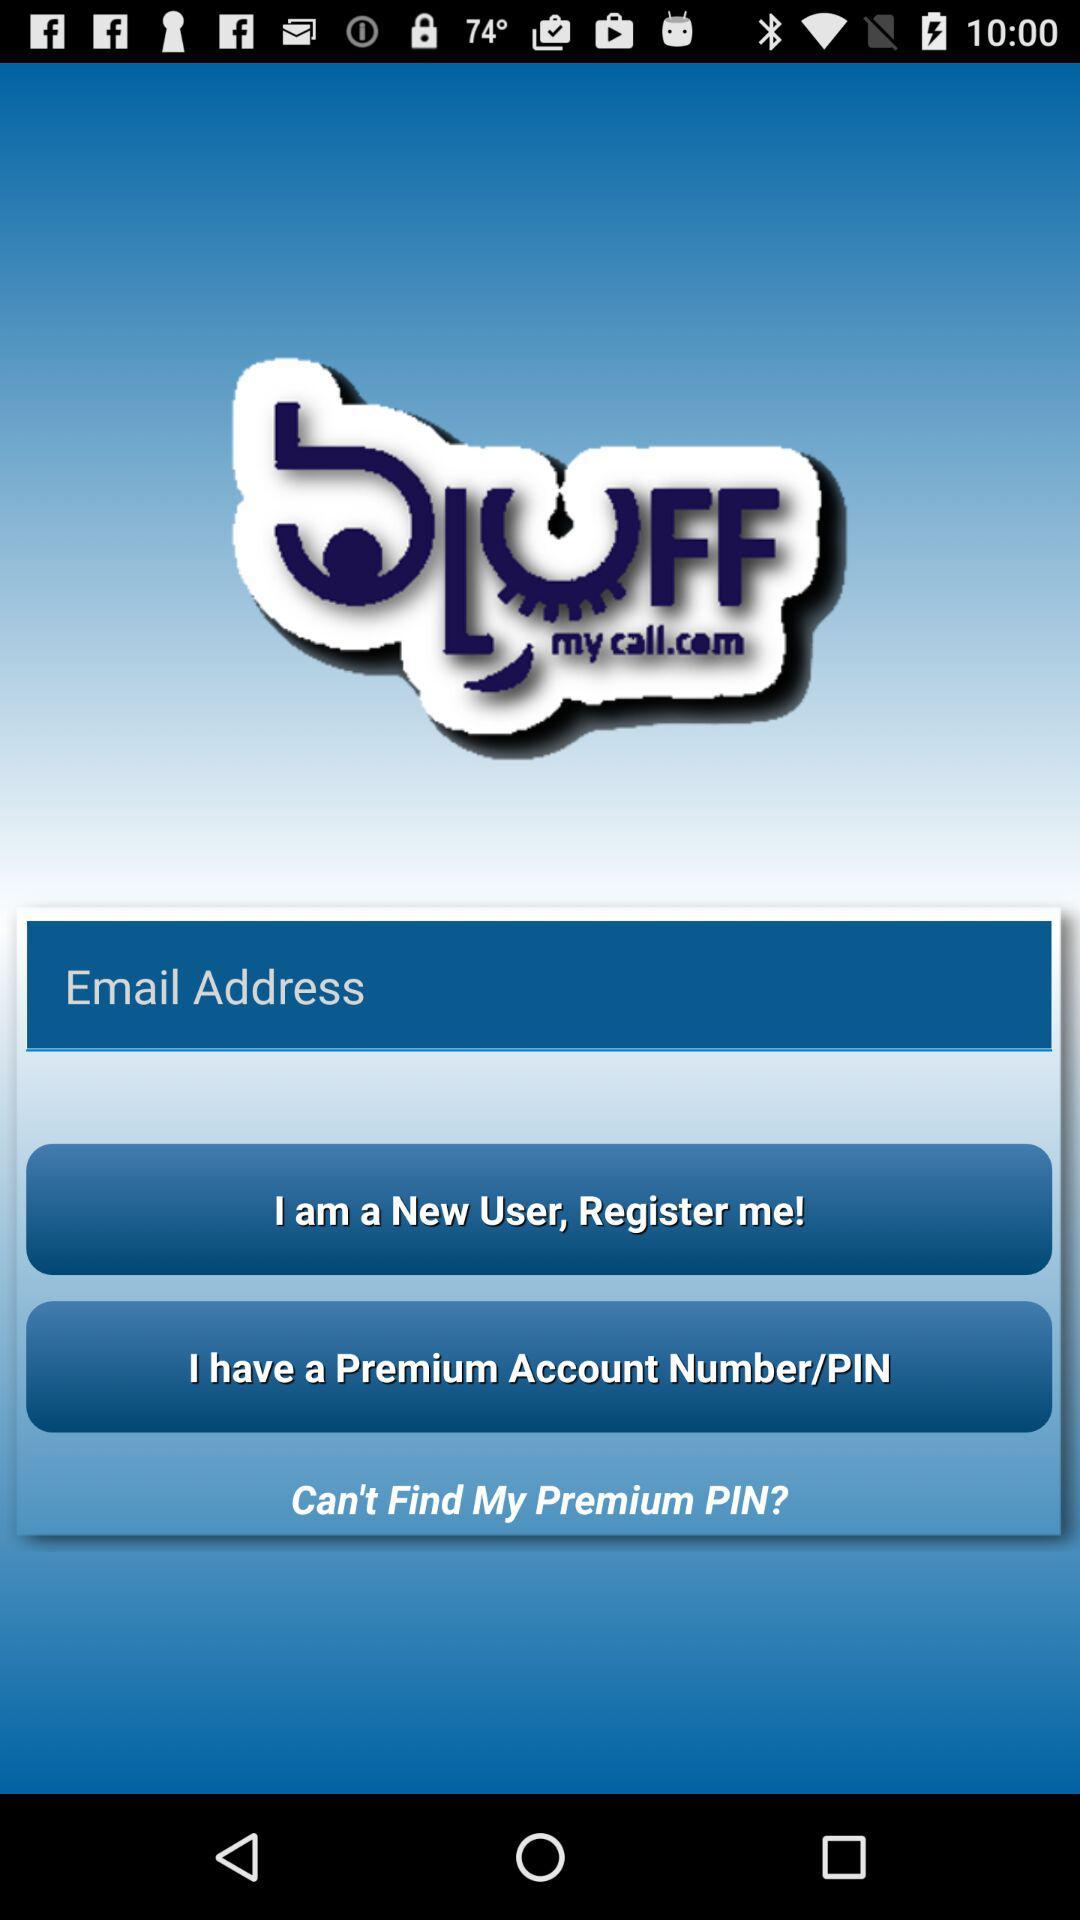 This screenshot has width=1080, height=1920. I want to click on can t find app, so click(538, 1498).